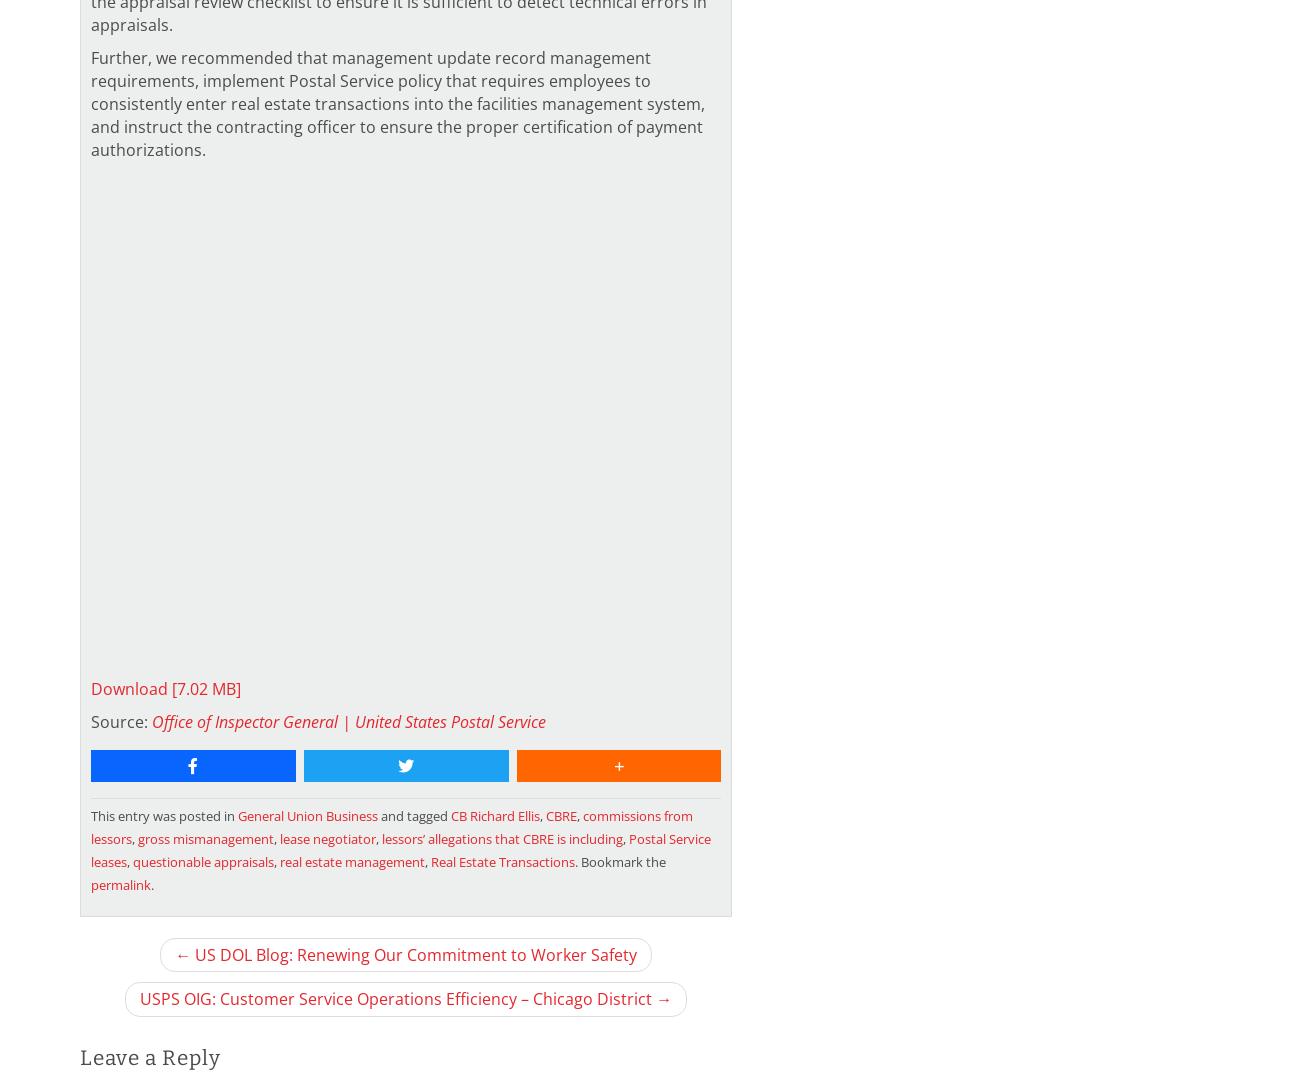  What do you see at coordinates (560, 816) in the screenshot?
I see `'CBRE'` at bounding box center [560, 816].